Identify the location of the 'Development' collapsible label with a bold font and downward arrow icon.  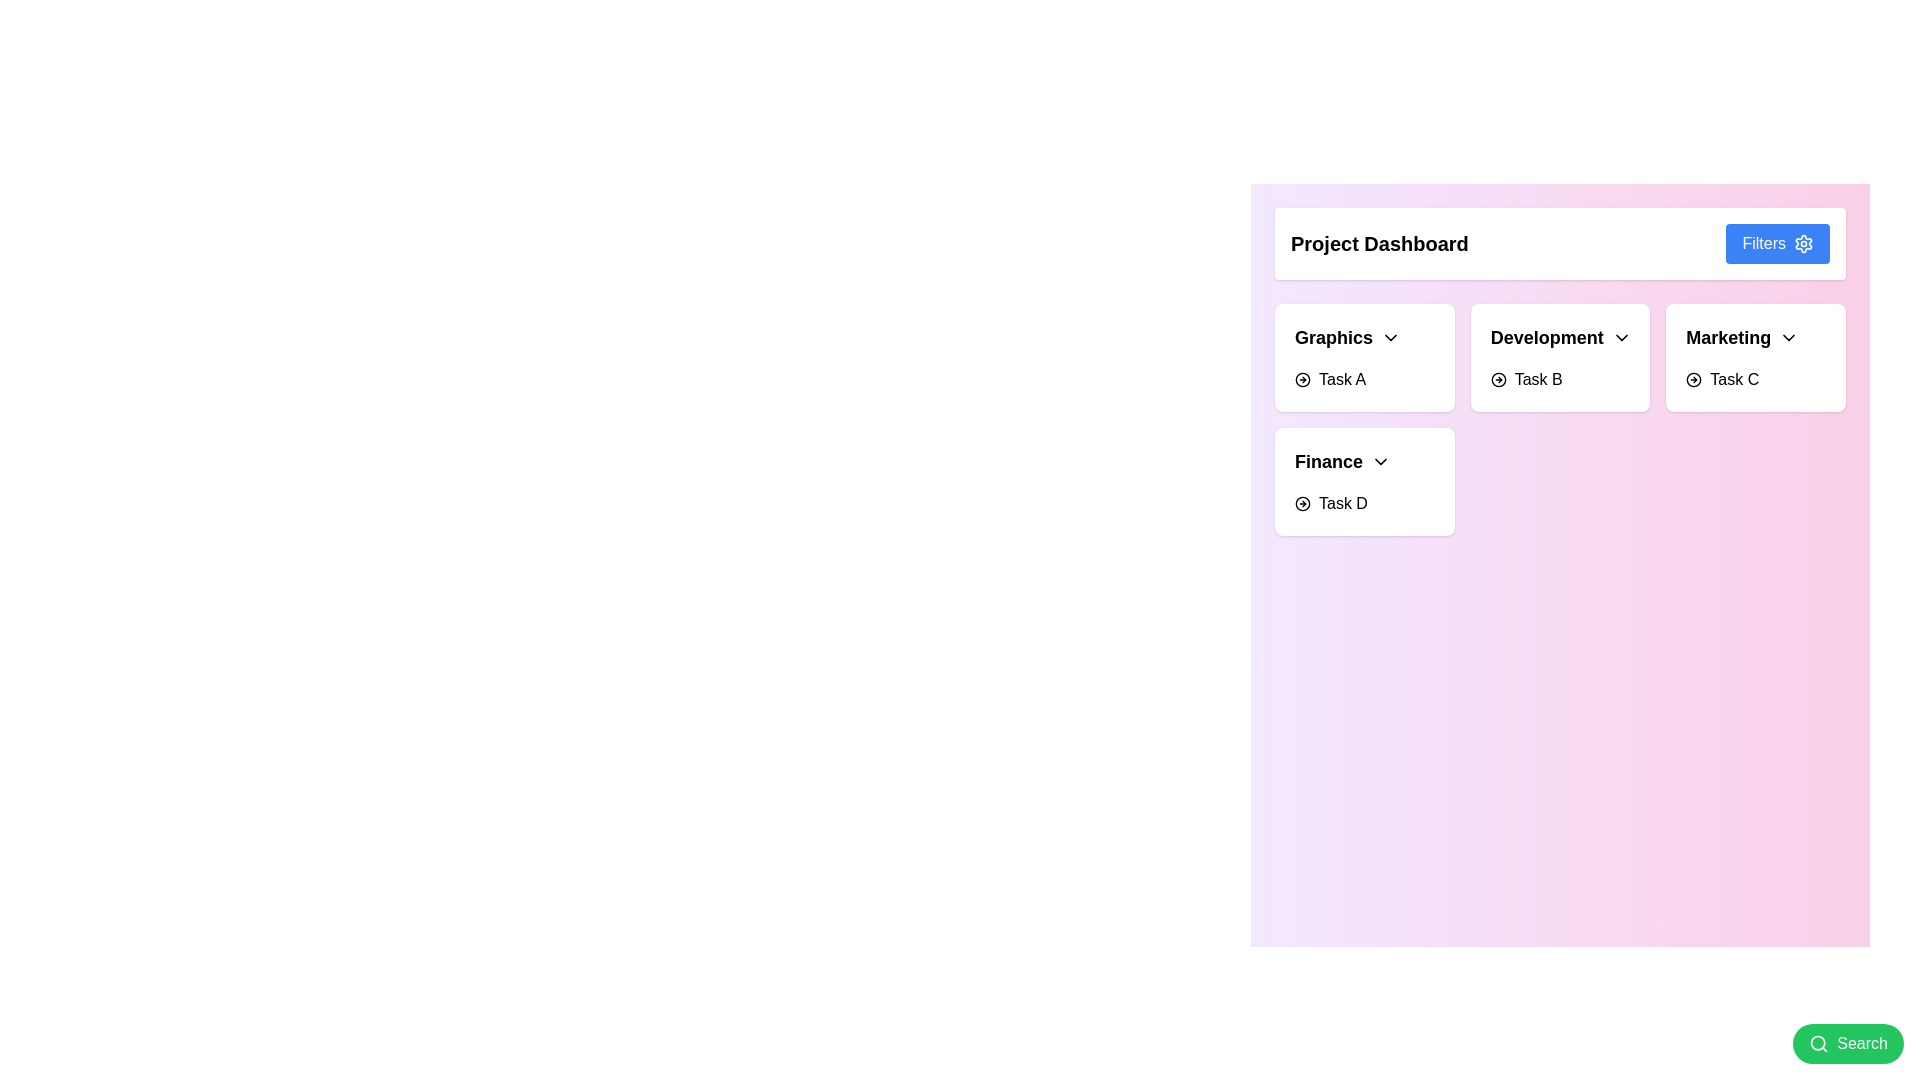
(1560, 337).